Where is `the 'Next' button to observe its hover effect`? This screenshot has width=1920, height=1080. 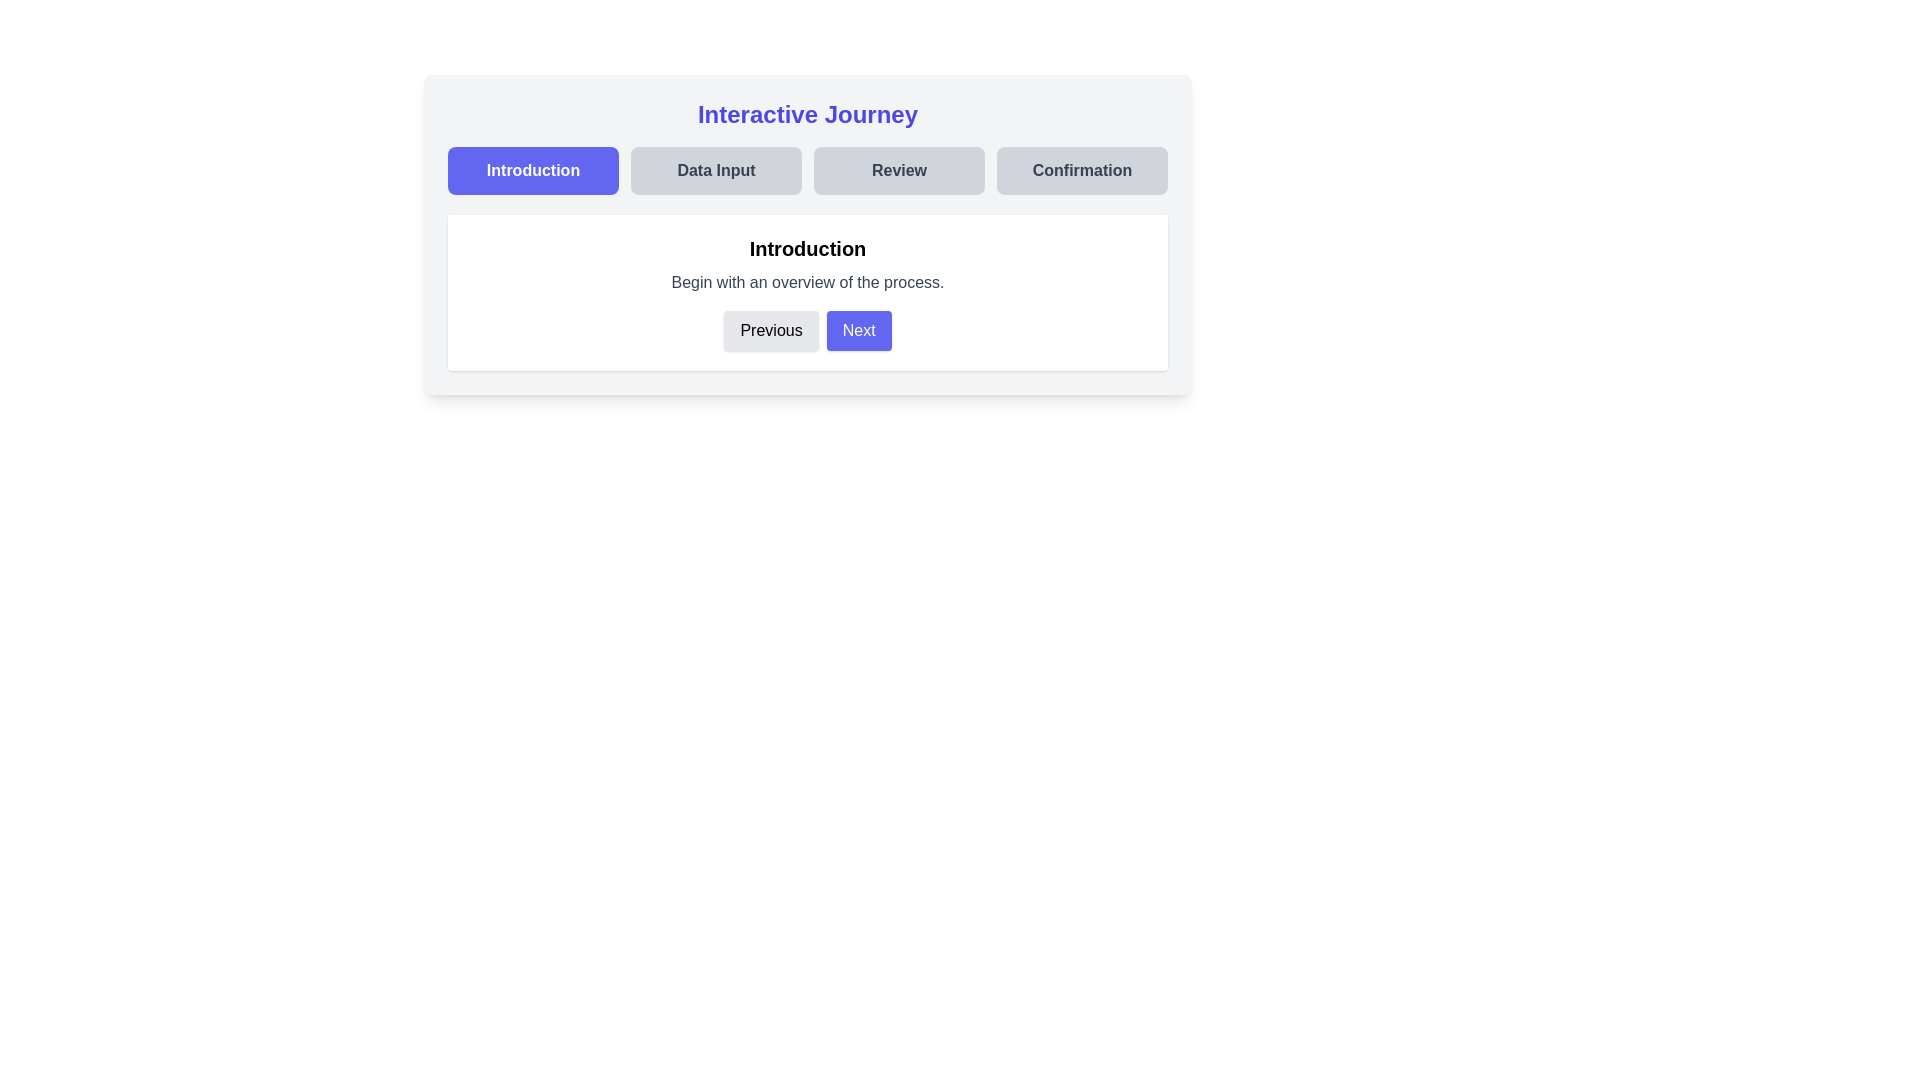 the 'Next' button to observe its hover effect is located at coordinates (859, 330).